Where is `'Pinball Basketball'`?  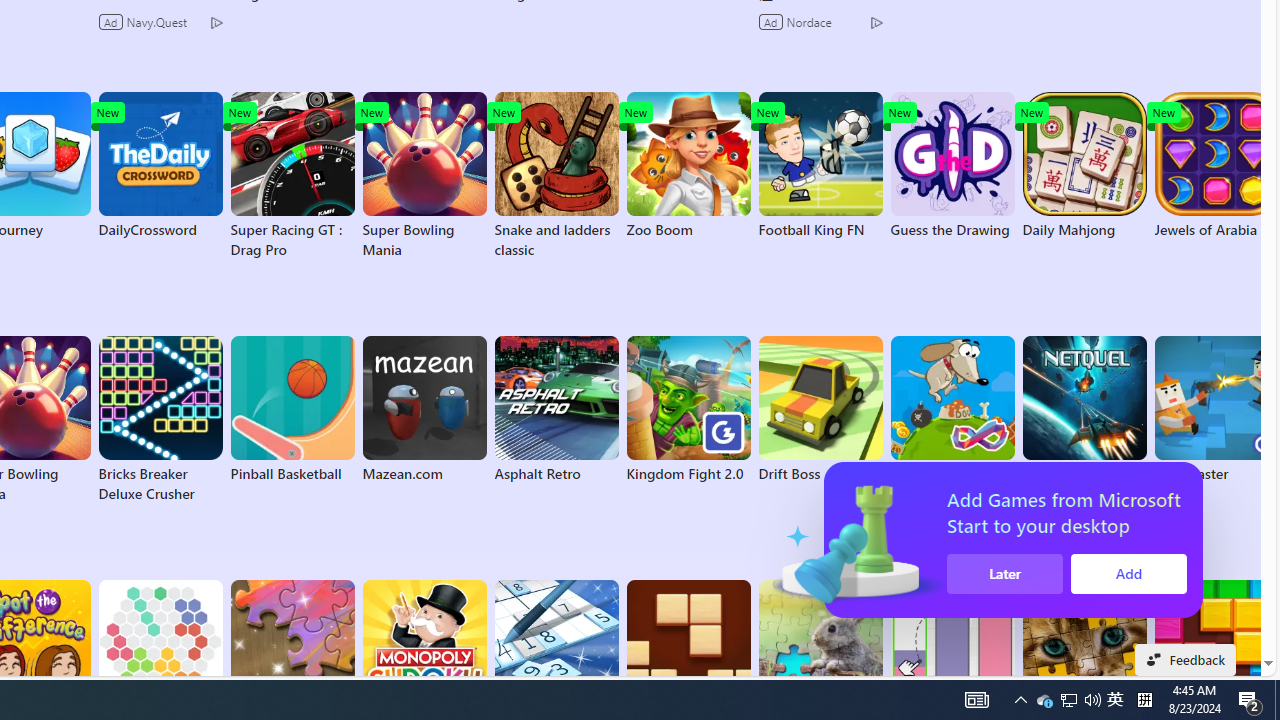 'Pinball Basketball' is located at coordinates (291, 409).